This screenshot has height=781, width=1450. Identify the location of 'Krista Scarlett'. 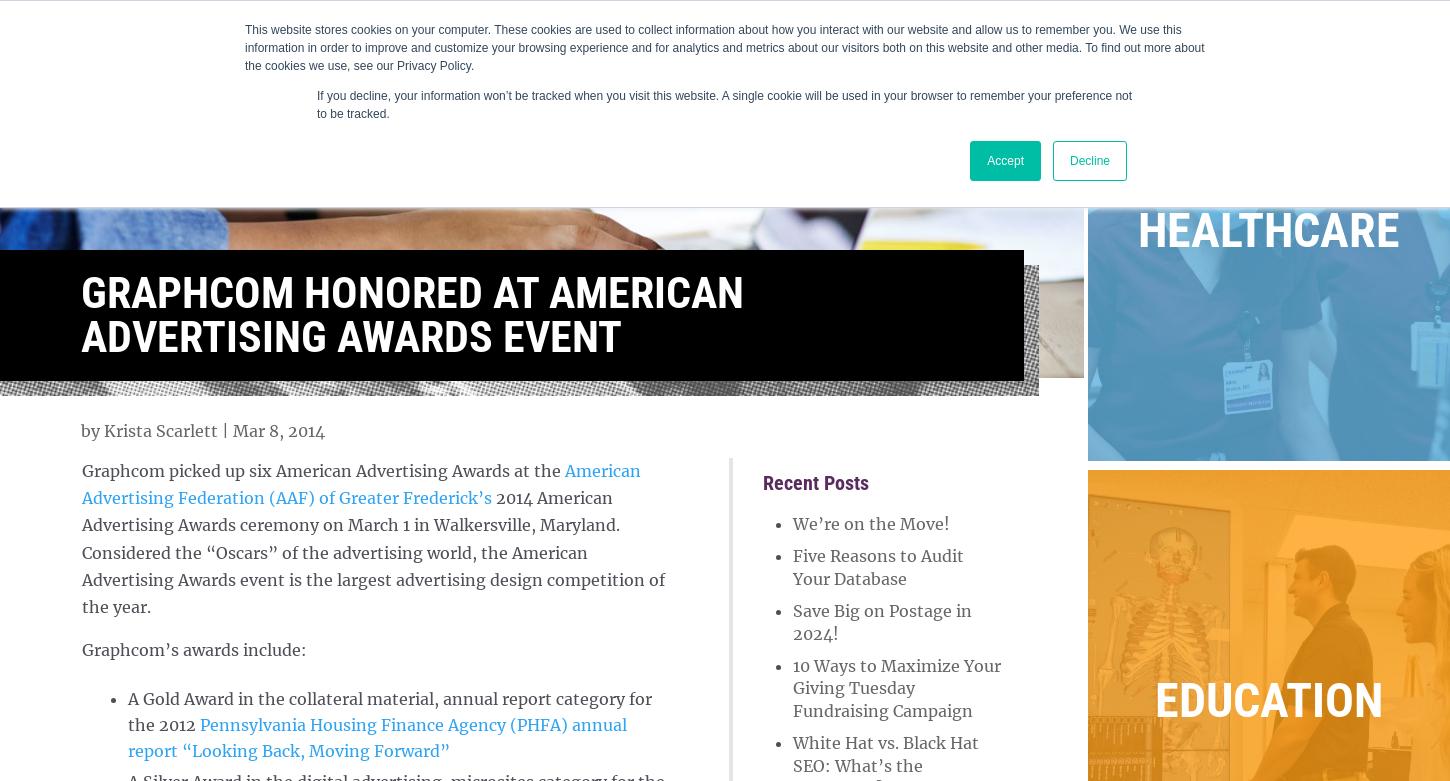
(159, 429).